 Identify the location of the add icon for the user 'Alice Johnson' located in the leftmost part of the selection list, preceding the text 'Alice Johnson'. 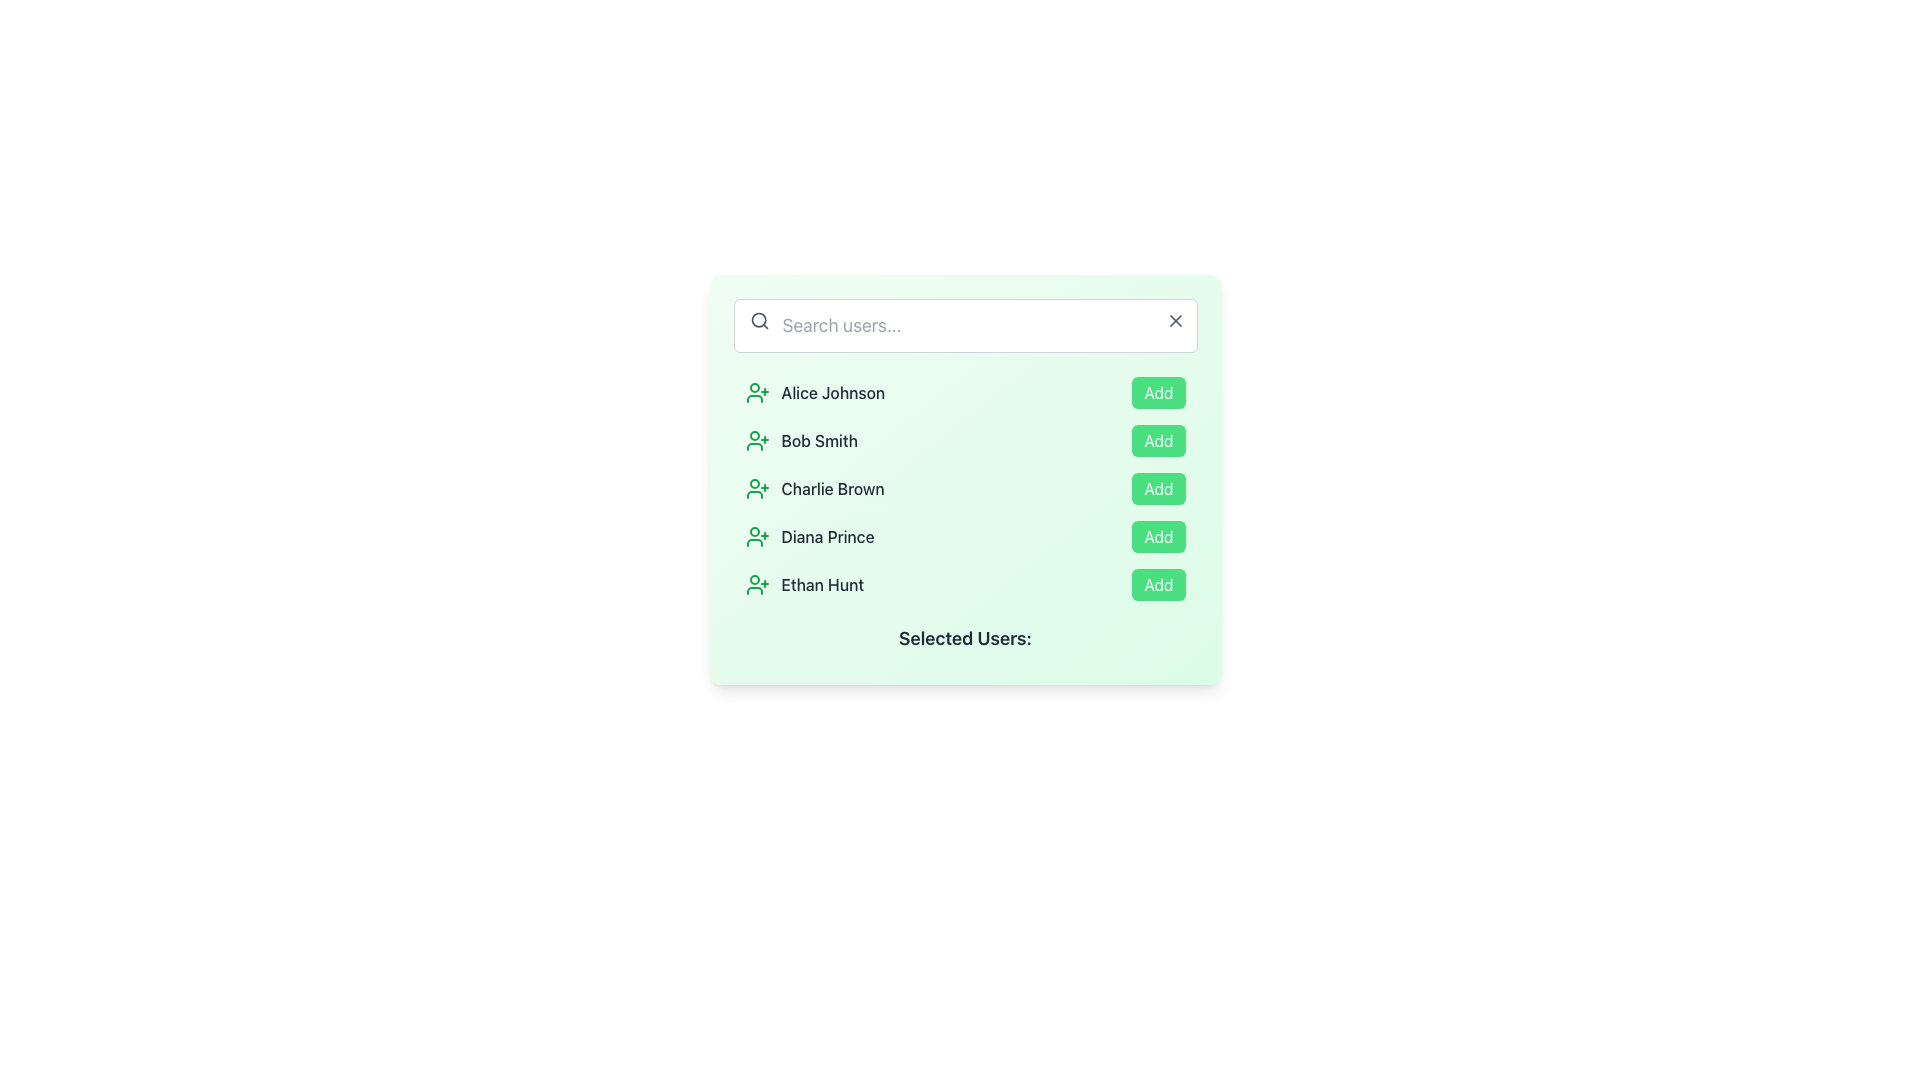
(756, 393).